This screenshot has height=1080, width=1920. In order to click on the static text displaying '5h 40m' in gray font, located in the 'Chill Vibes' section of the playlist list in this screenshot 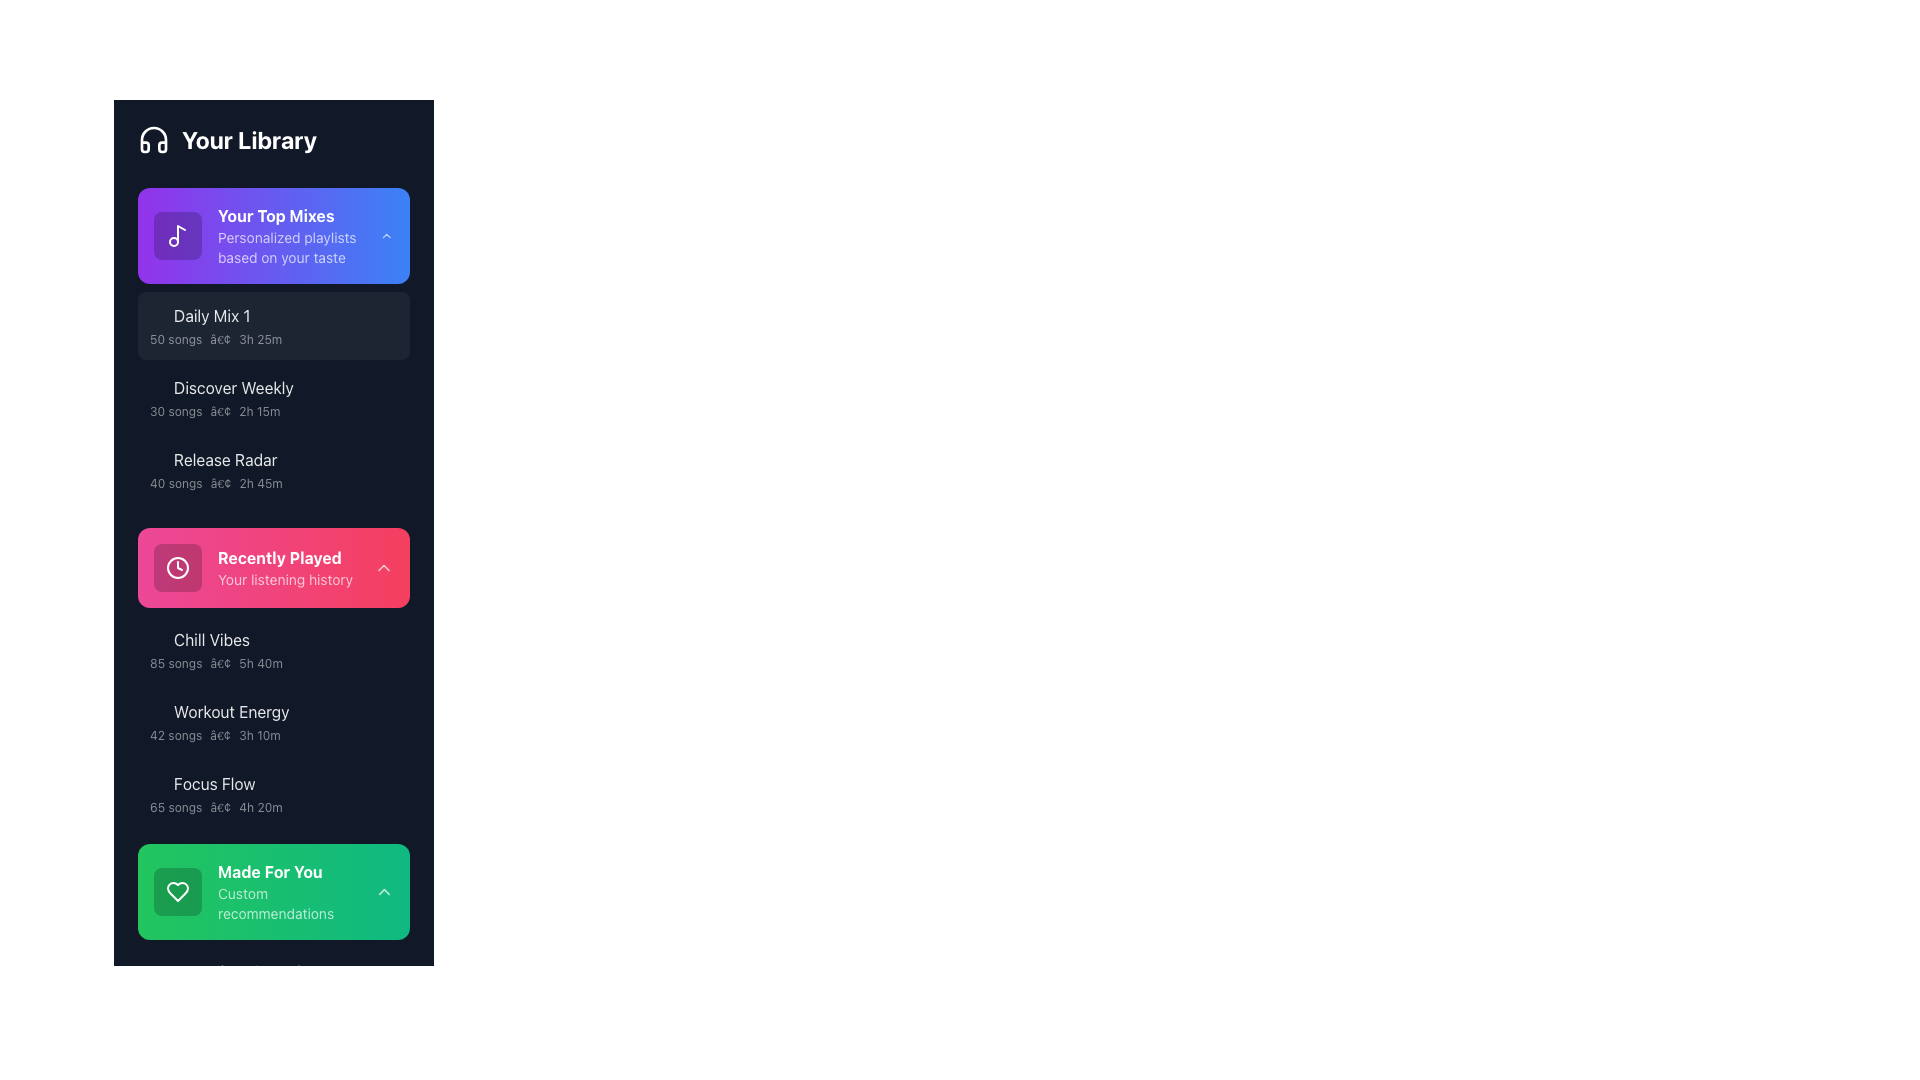, I will do `click(260, 663)`.